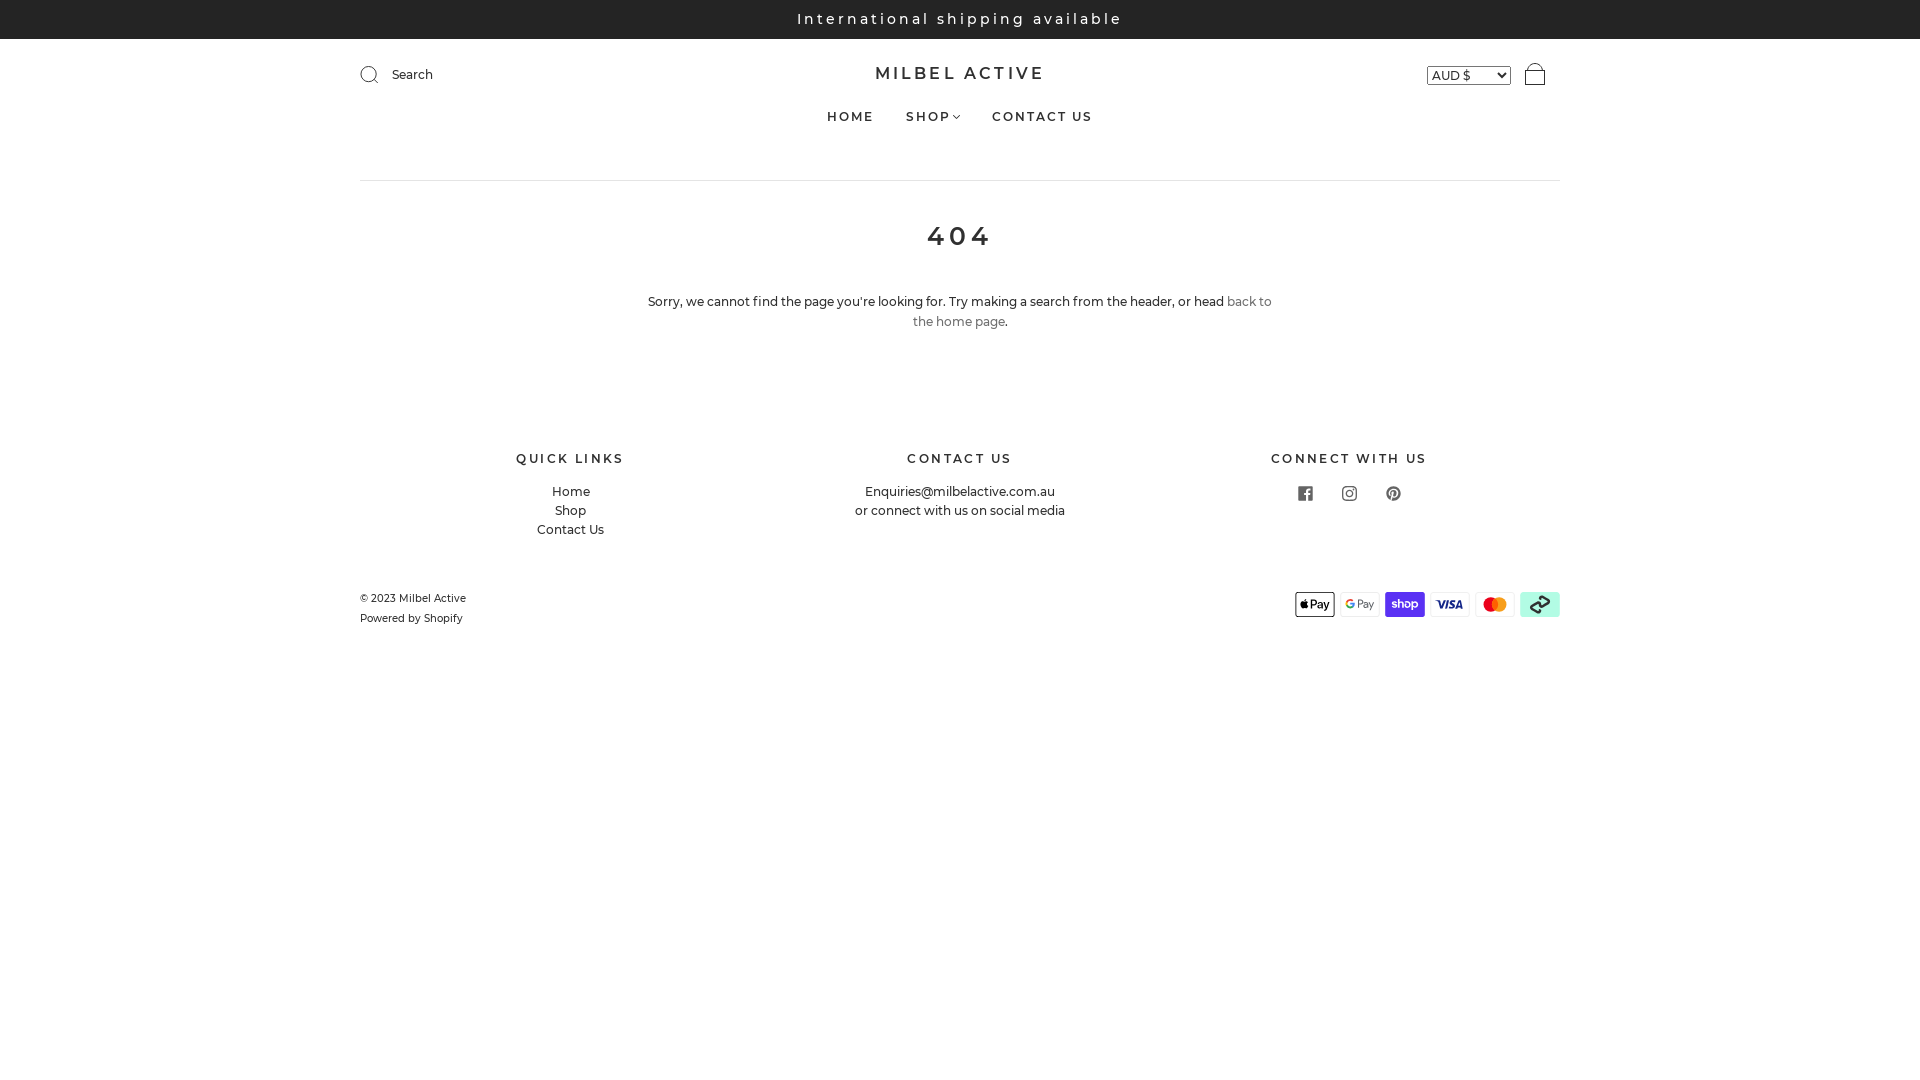  I want to click on 'MILBEL ACTIVE', so click(960, 72).